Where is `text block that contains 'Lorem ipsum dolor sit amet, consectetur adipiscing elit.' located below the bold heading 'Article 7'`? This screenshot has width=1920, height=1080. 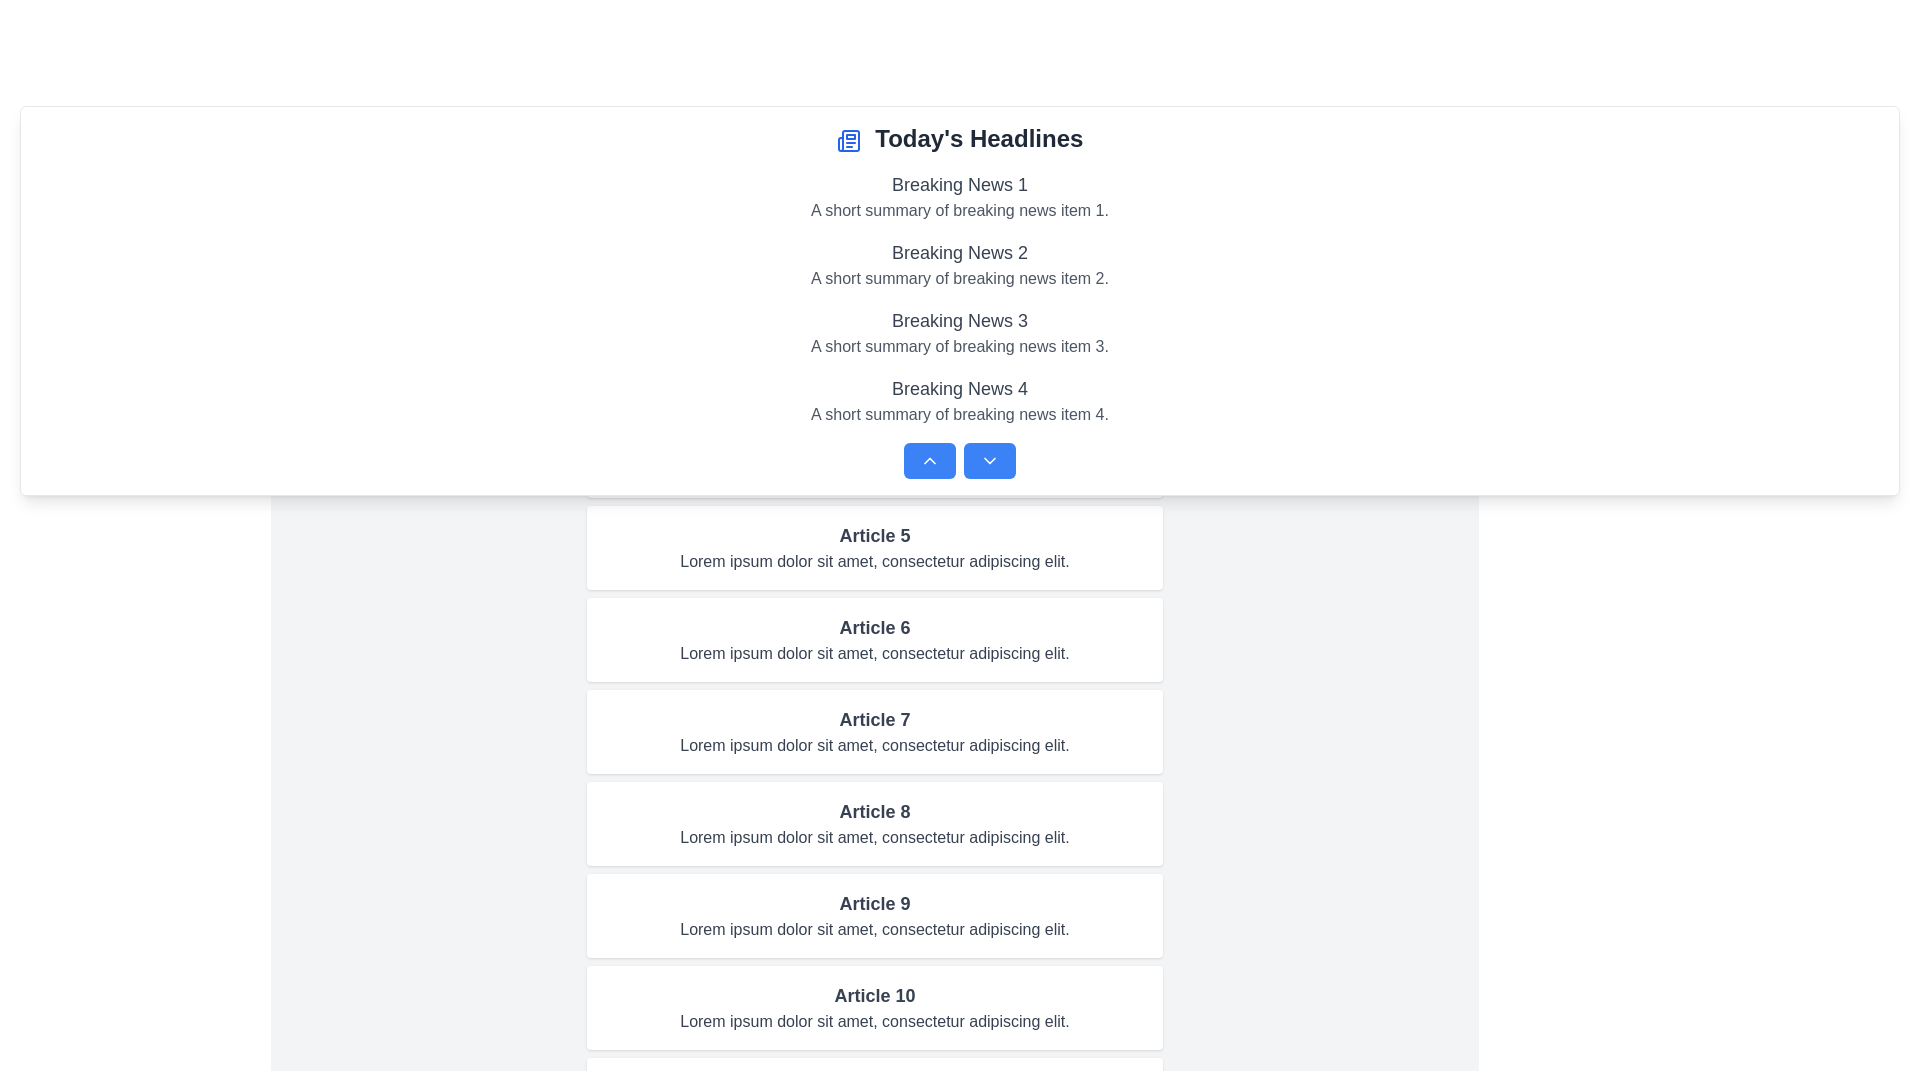 text block that contains 'Lorem ipsum dolor sit amet, consectetur adipiscing elit.' located below the bold heading 'Article 7' is located at coordinates (874, 745).